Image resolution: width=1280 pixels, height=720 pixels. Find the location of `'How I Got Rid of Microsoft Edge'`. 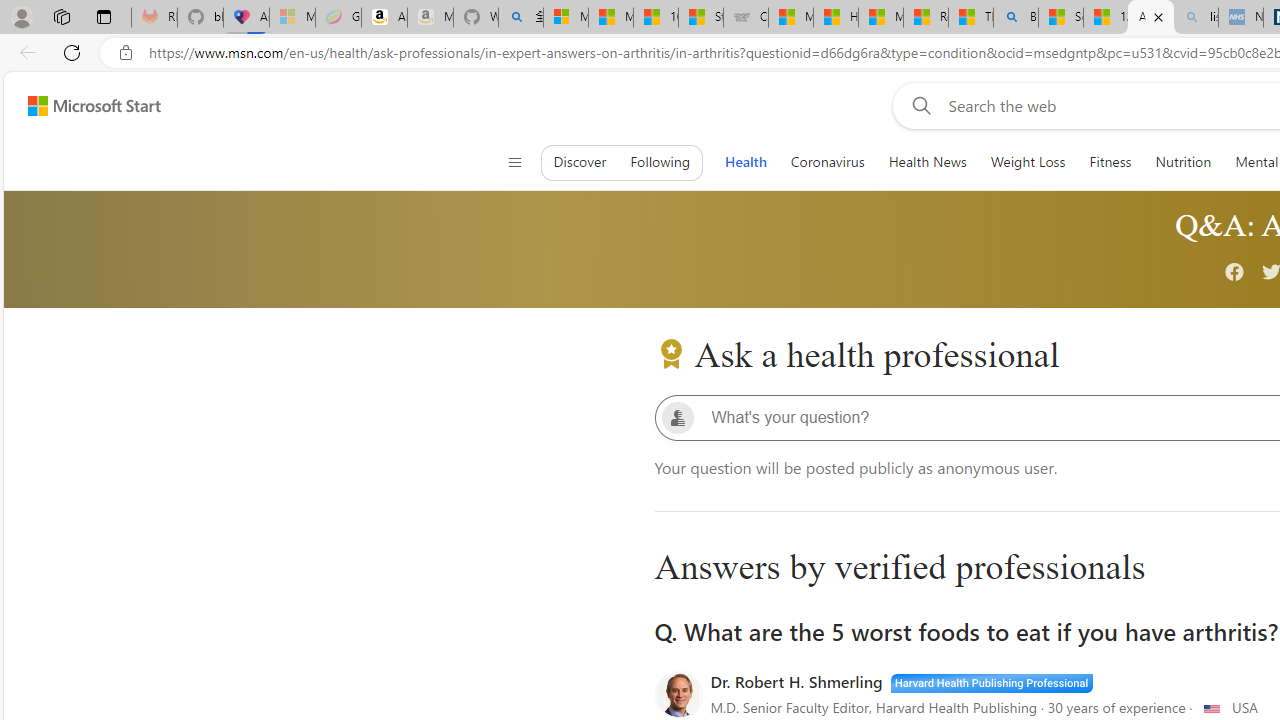

'How I Got Rid of Microsoft Edge' is located at coordinates (835, 17).